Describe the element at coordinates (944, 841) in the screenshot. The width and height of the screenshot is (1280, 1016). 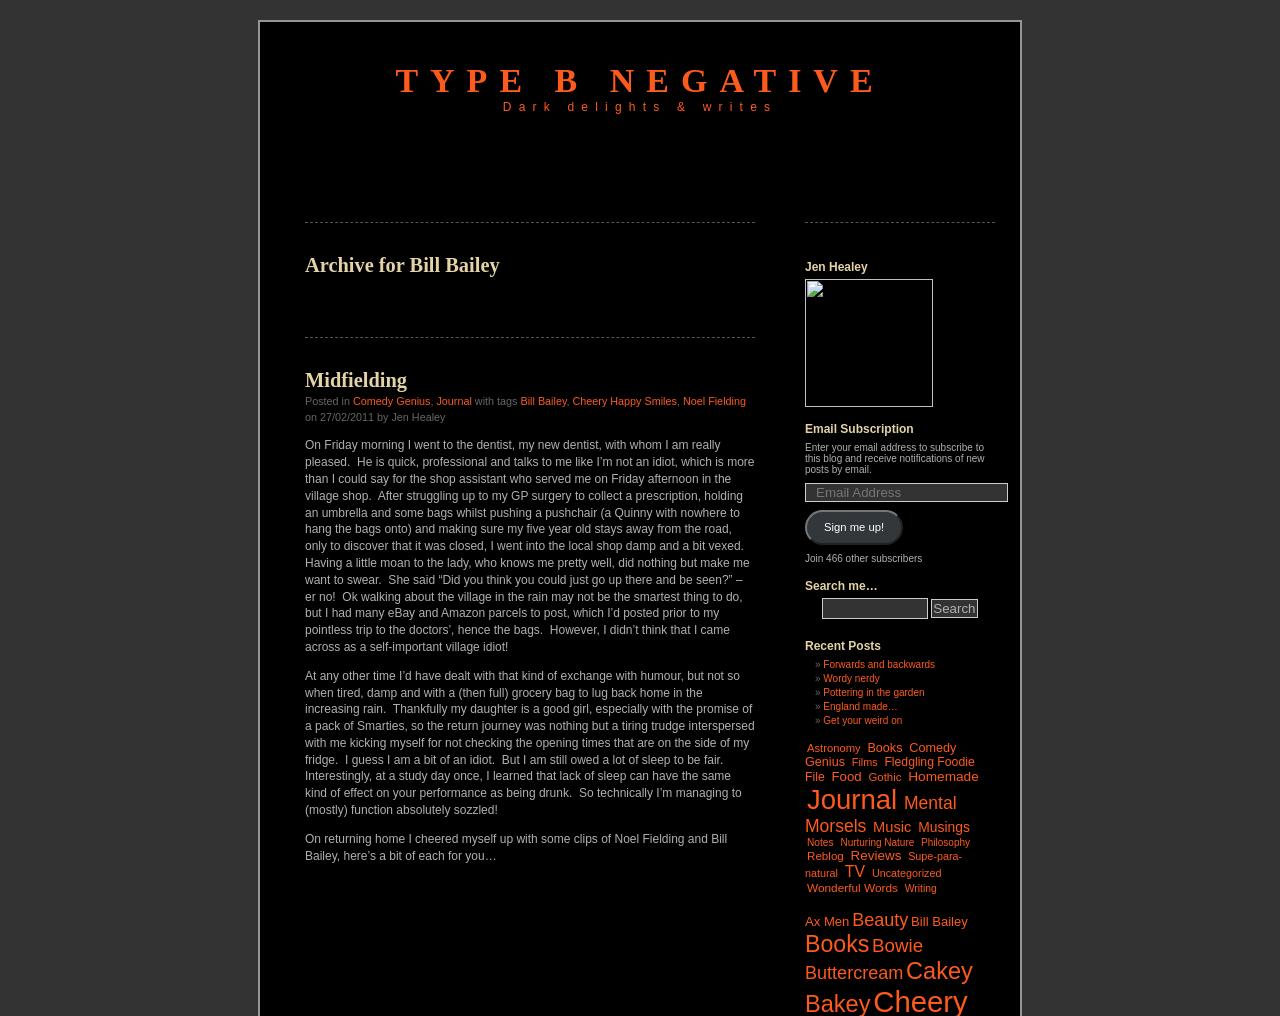
I see `'Philosophy'` at that location.